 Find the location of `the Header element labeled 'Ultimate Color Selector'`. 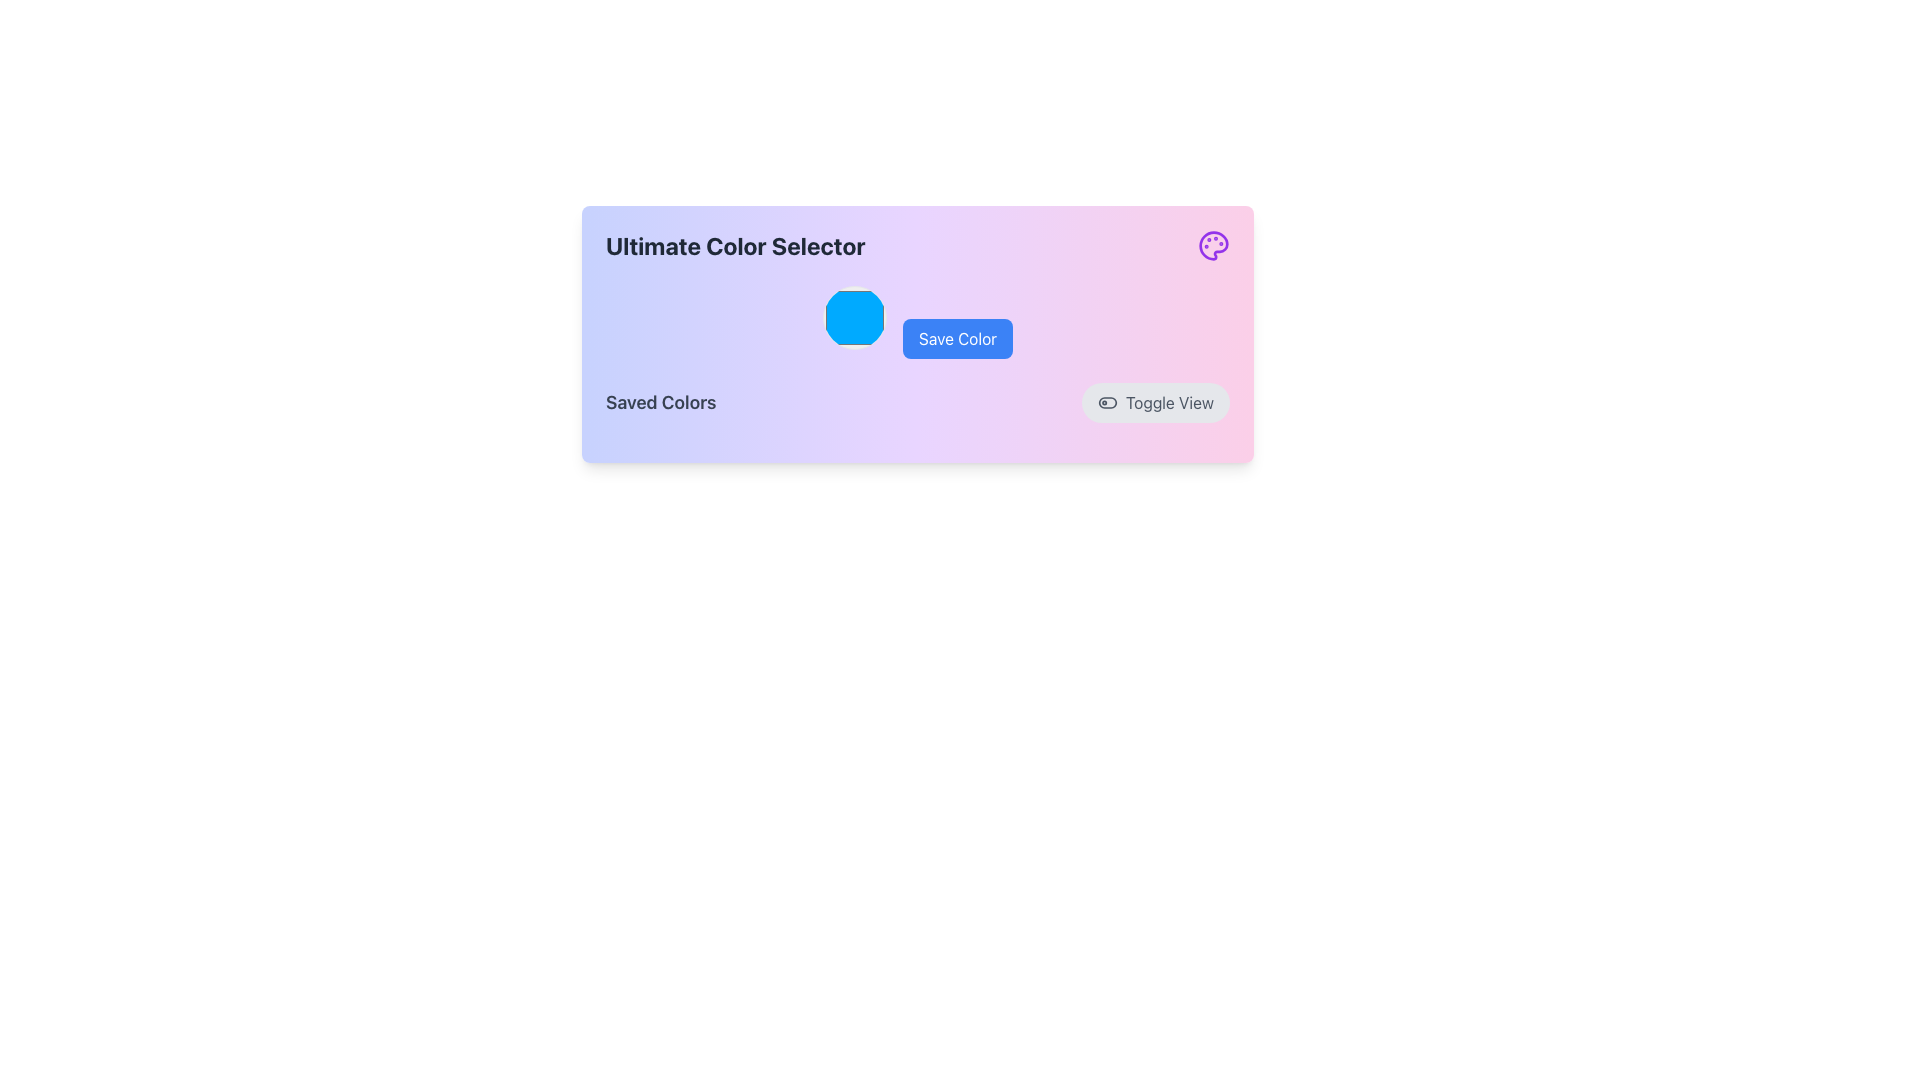

the Header element labeled 'Ultimate Color Selector' is located at coordinates (916, 245).